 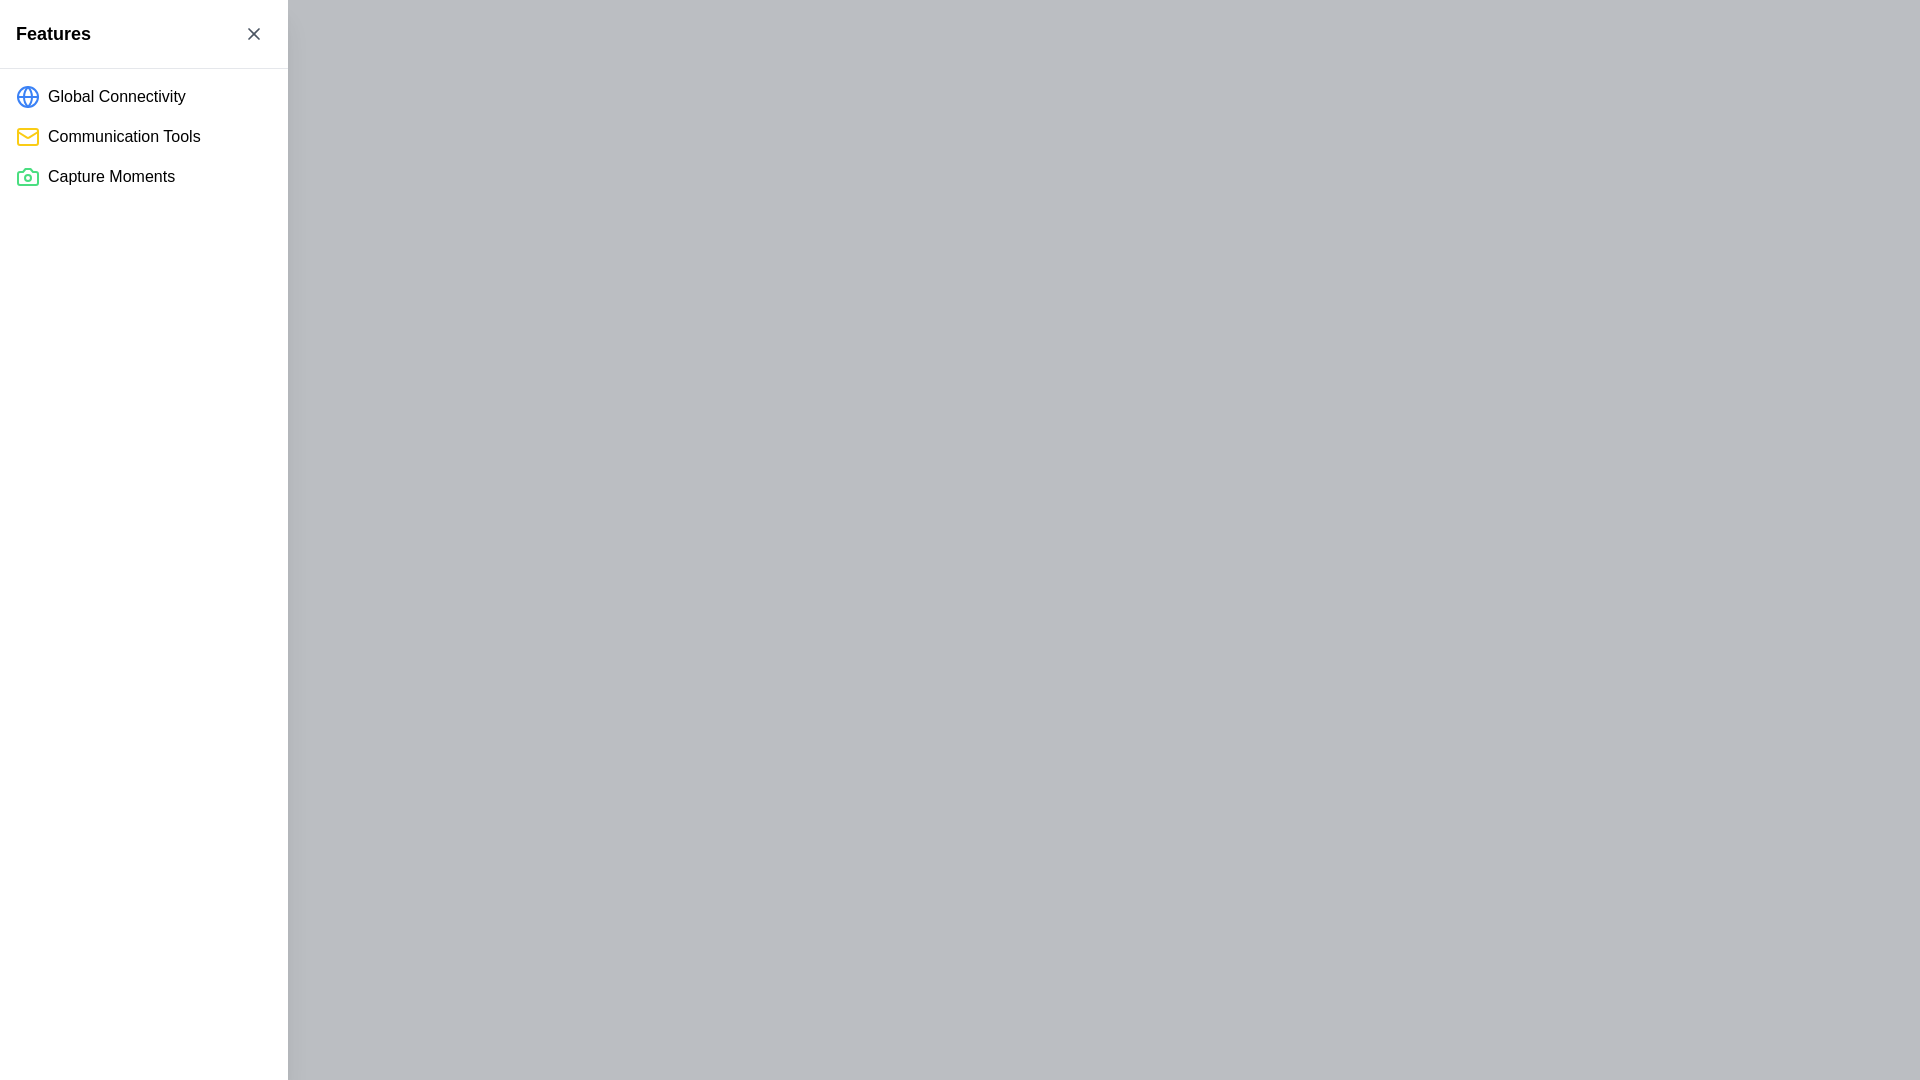 I want to click on the third list item with an icon, which represents capturing moments, so click(x=143, y=176).